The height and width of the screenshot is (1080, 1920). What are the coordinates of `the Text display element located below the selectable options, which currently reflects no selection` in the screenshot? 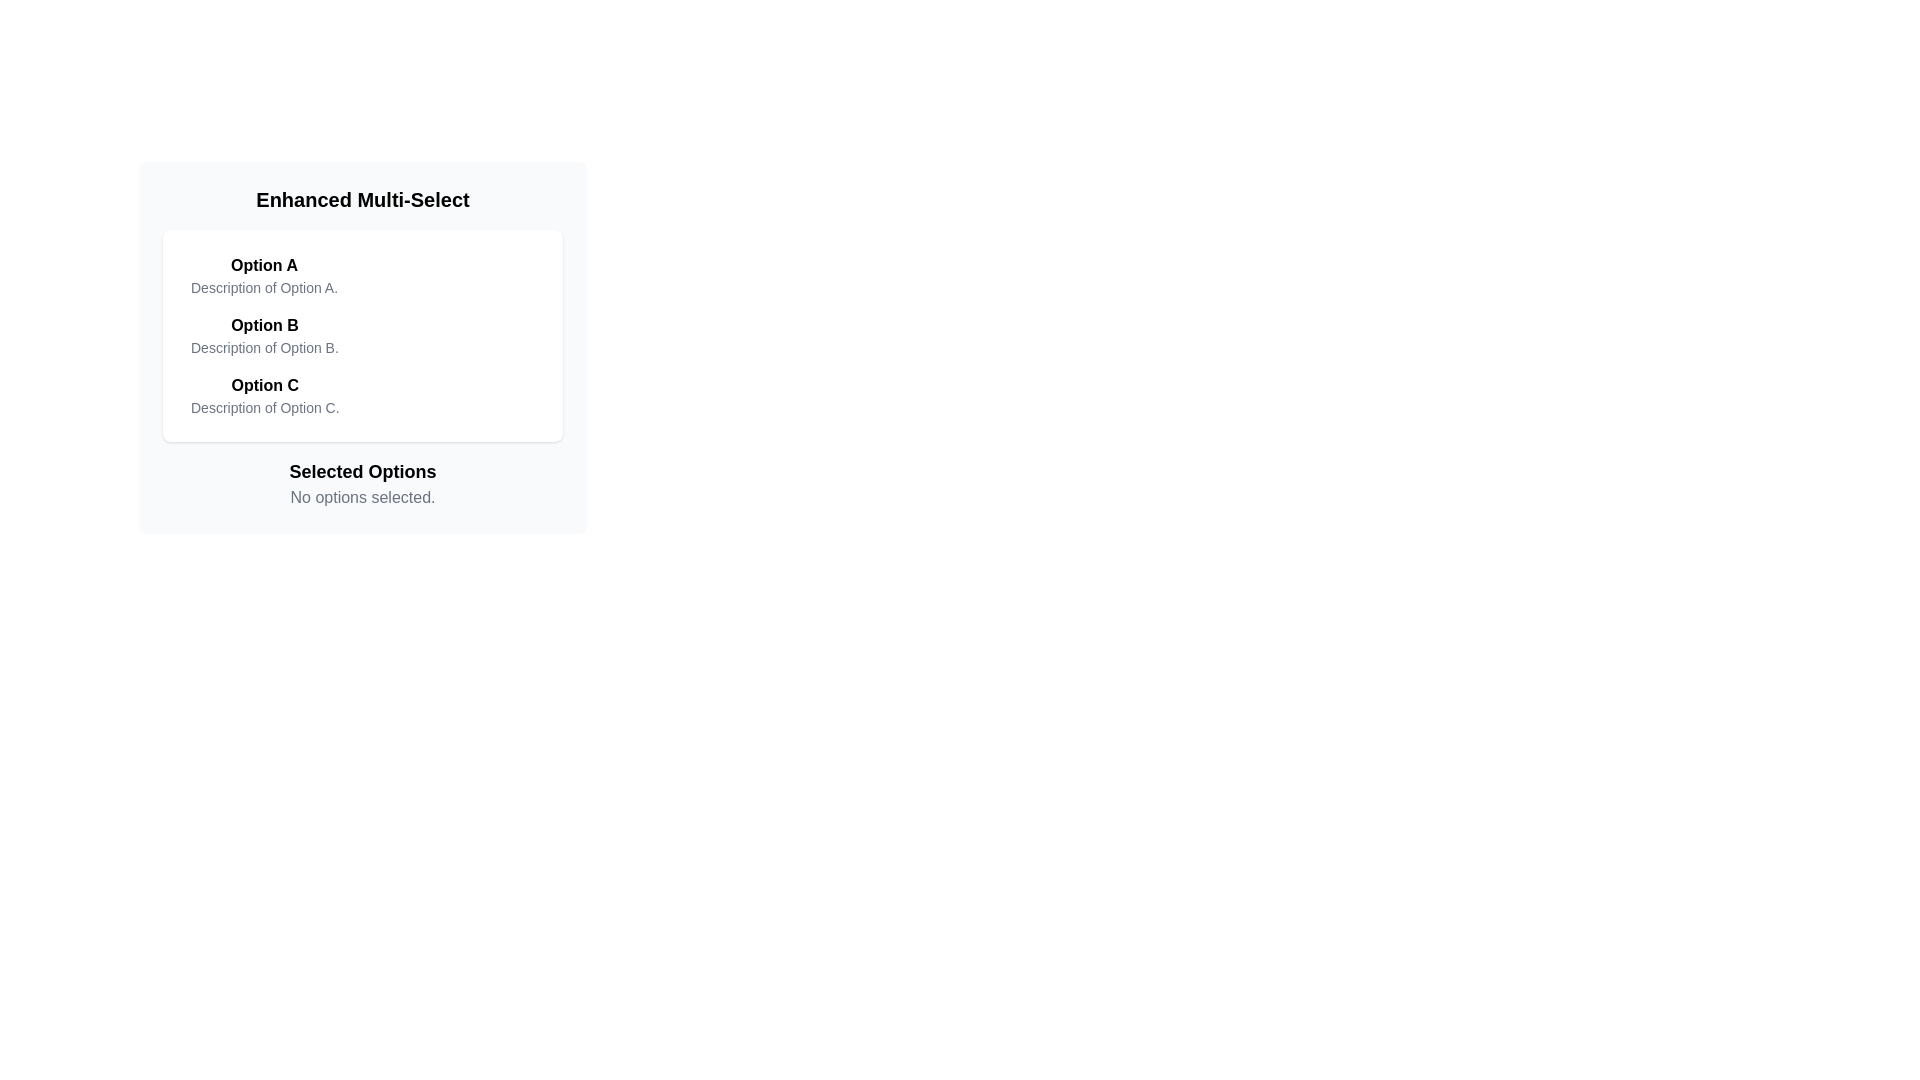 It's located at (363, 483).